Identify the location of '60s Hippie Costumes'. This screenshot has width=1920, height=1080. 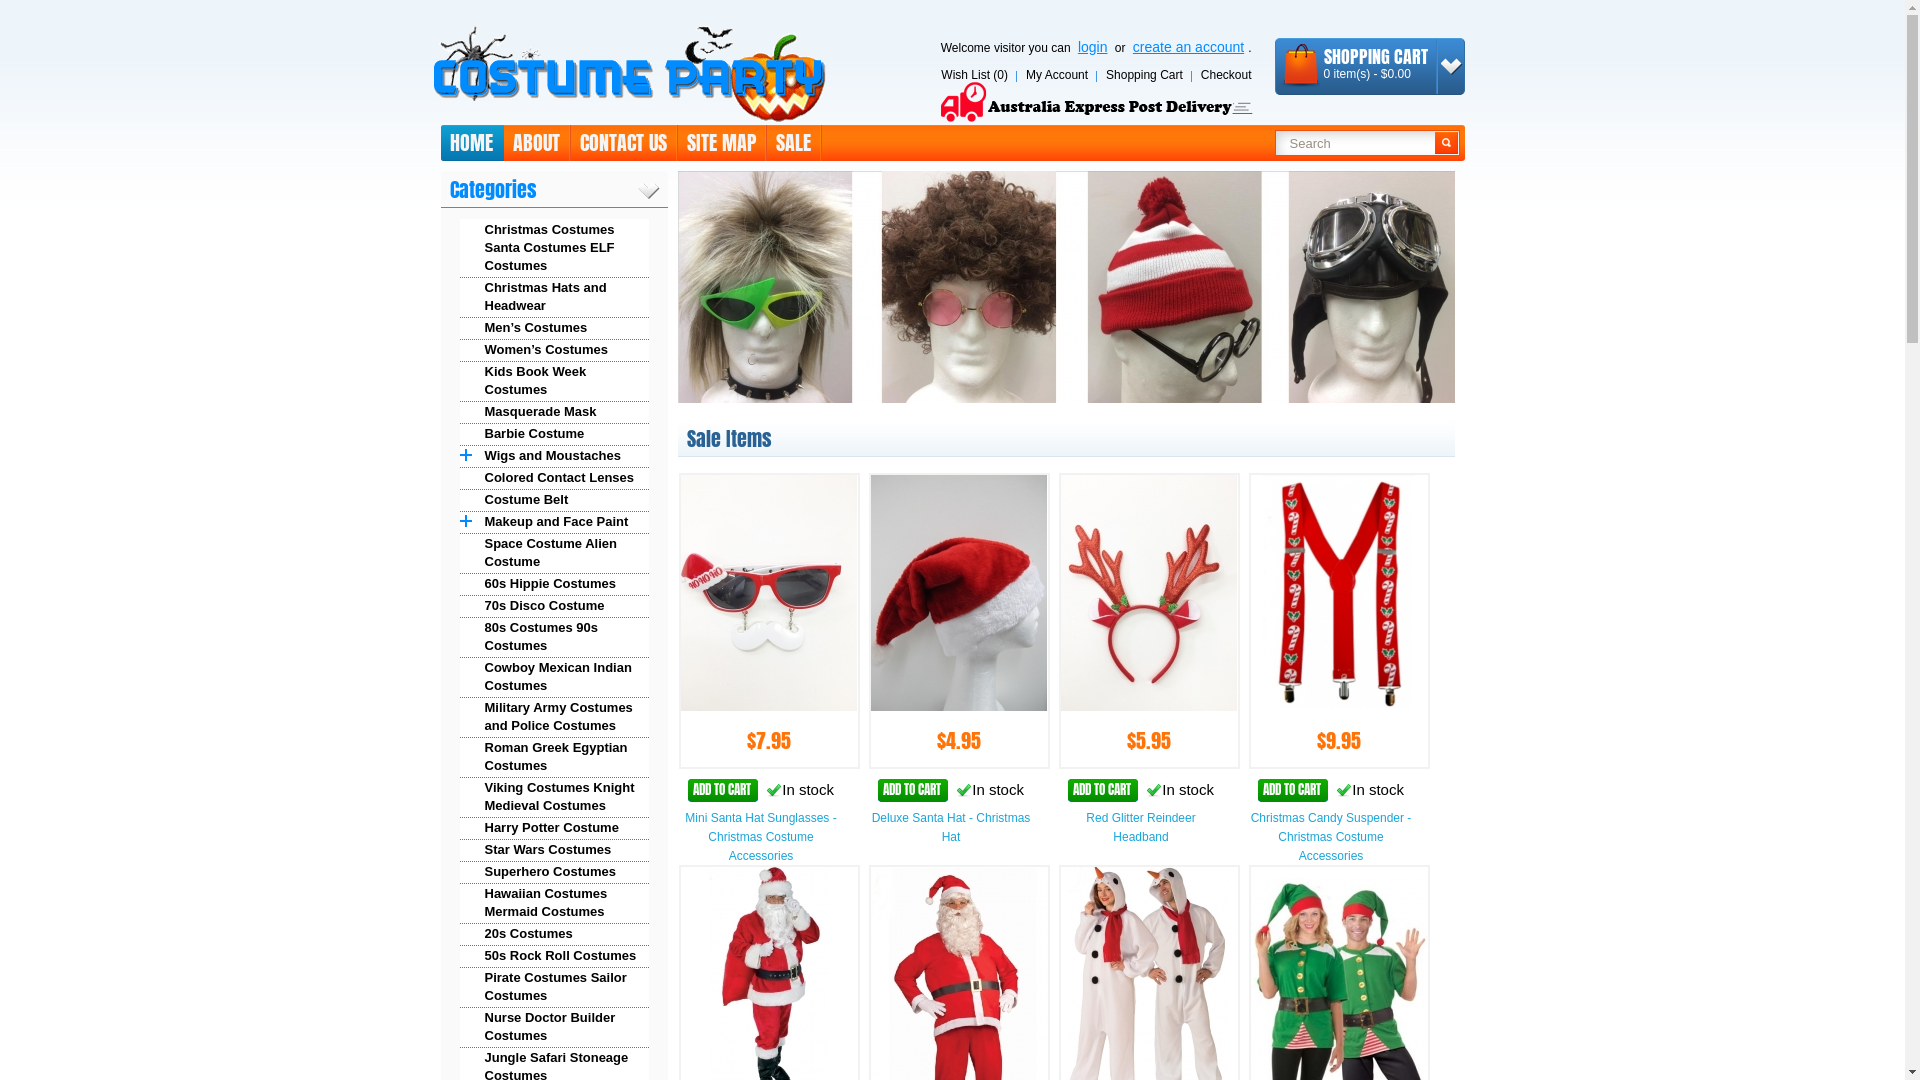
(554, 583).